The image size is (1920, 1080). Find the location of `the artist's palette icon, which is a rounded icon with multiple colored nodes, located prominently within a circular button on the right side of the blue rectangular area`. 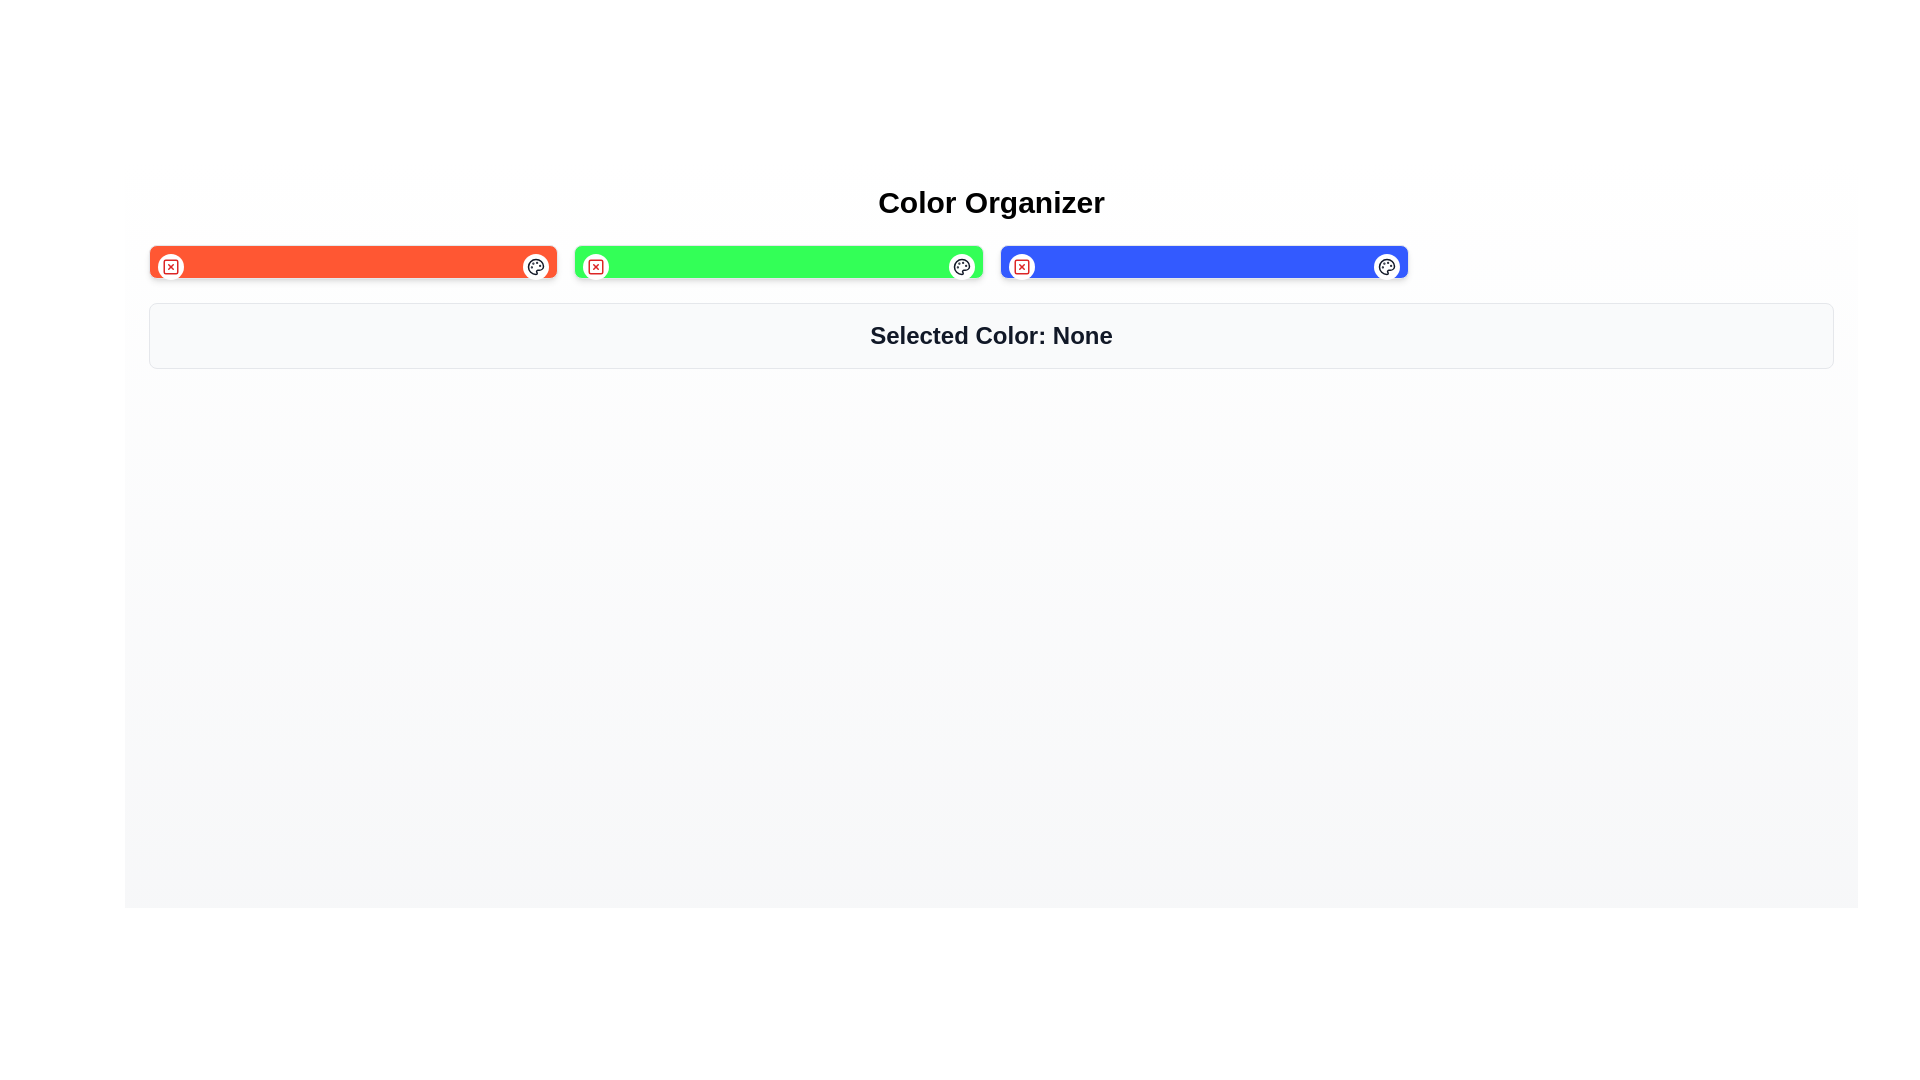

the artist's palette icon, which is a rounded icon with multiple colored nodes, located prominently within a circular button on the right side of the blue rectangular area is located at coordinates (1385, 265).